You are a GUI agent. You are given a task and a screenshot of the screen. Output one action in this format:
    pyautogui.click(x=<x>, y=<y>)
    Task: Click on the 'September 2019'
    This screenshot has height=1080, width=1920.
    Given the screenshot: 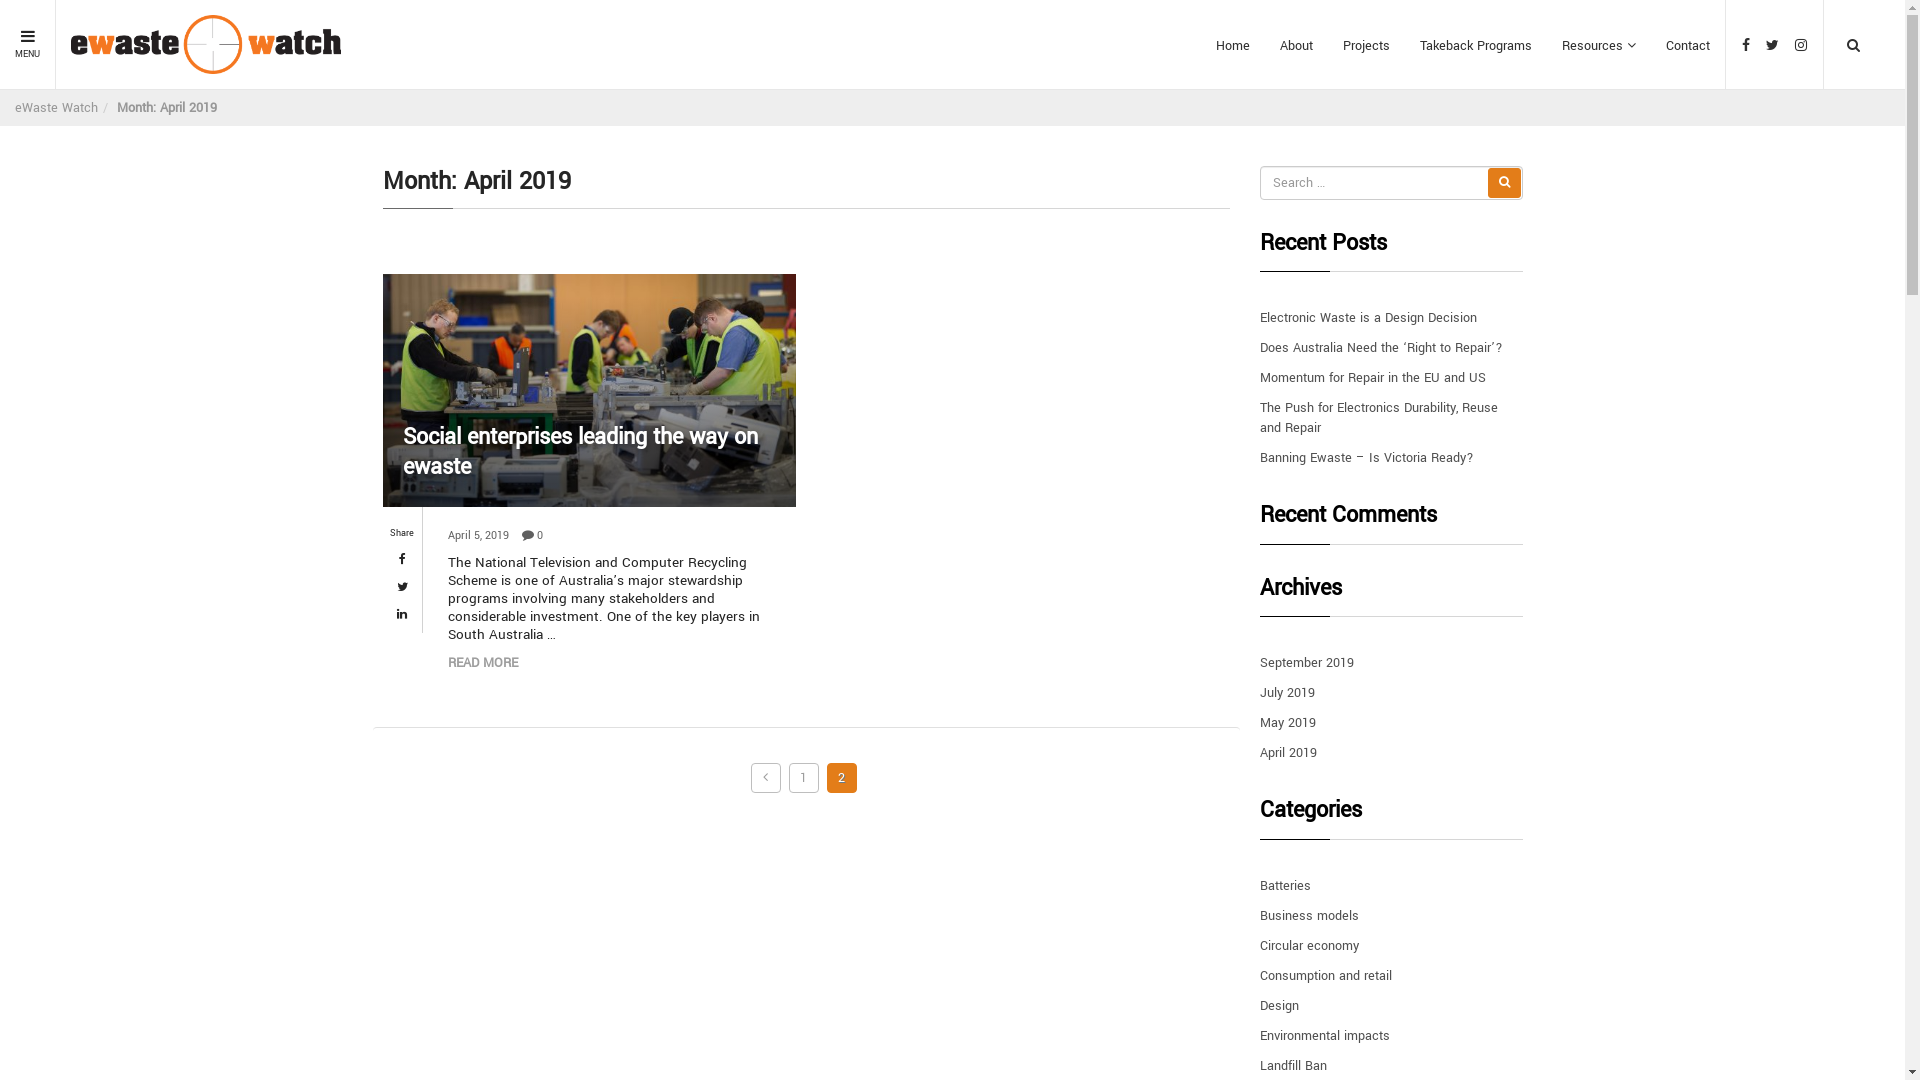 What is the action you would take?
    pyautogui.click(x=1306, y=663)
    